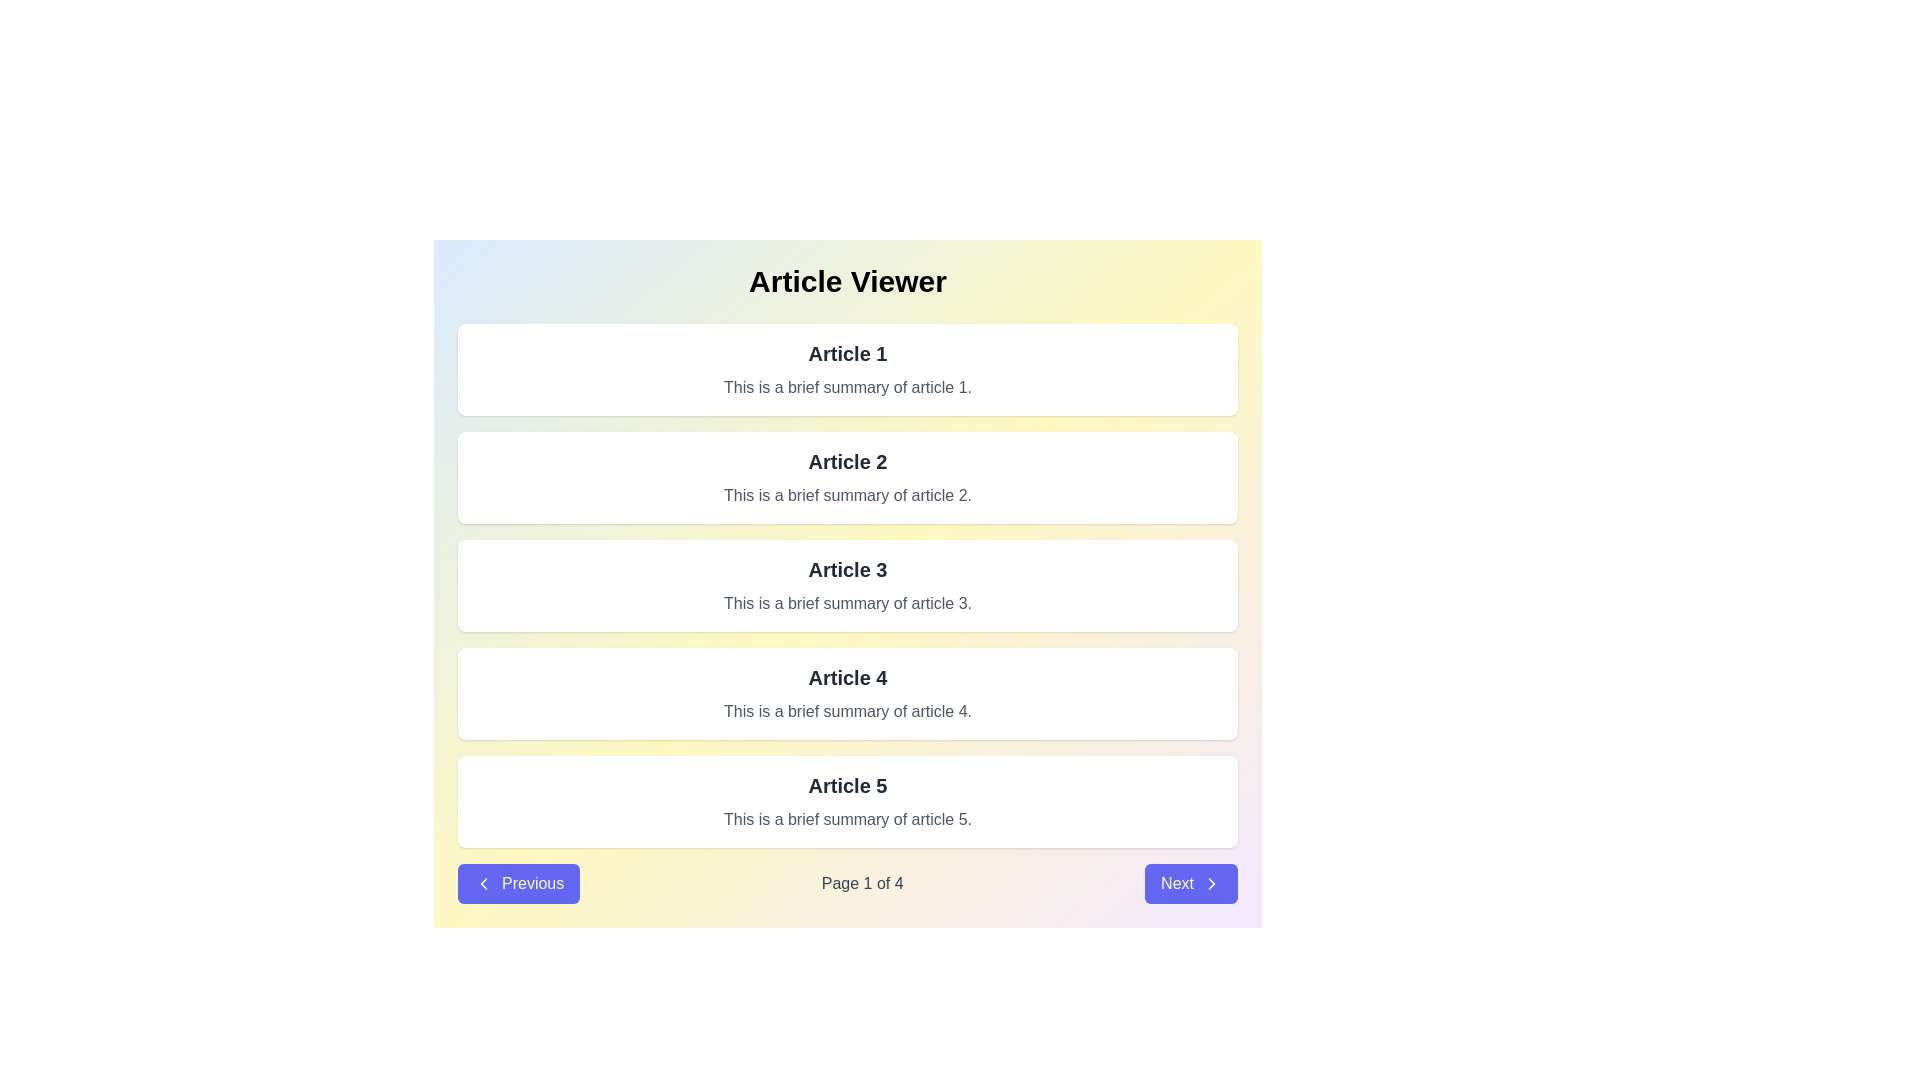  Describe the element at coordinates (848, 801) in the screenshot. I see `the fifth Card component in the vertically stacked list, which has a white background, rounded corners, and contains the title 'Article 5'` at that location.